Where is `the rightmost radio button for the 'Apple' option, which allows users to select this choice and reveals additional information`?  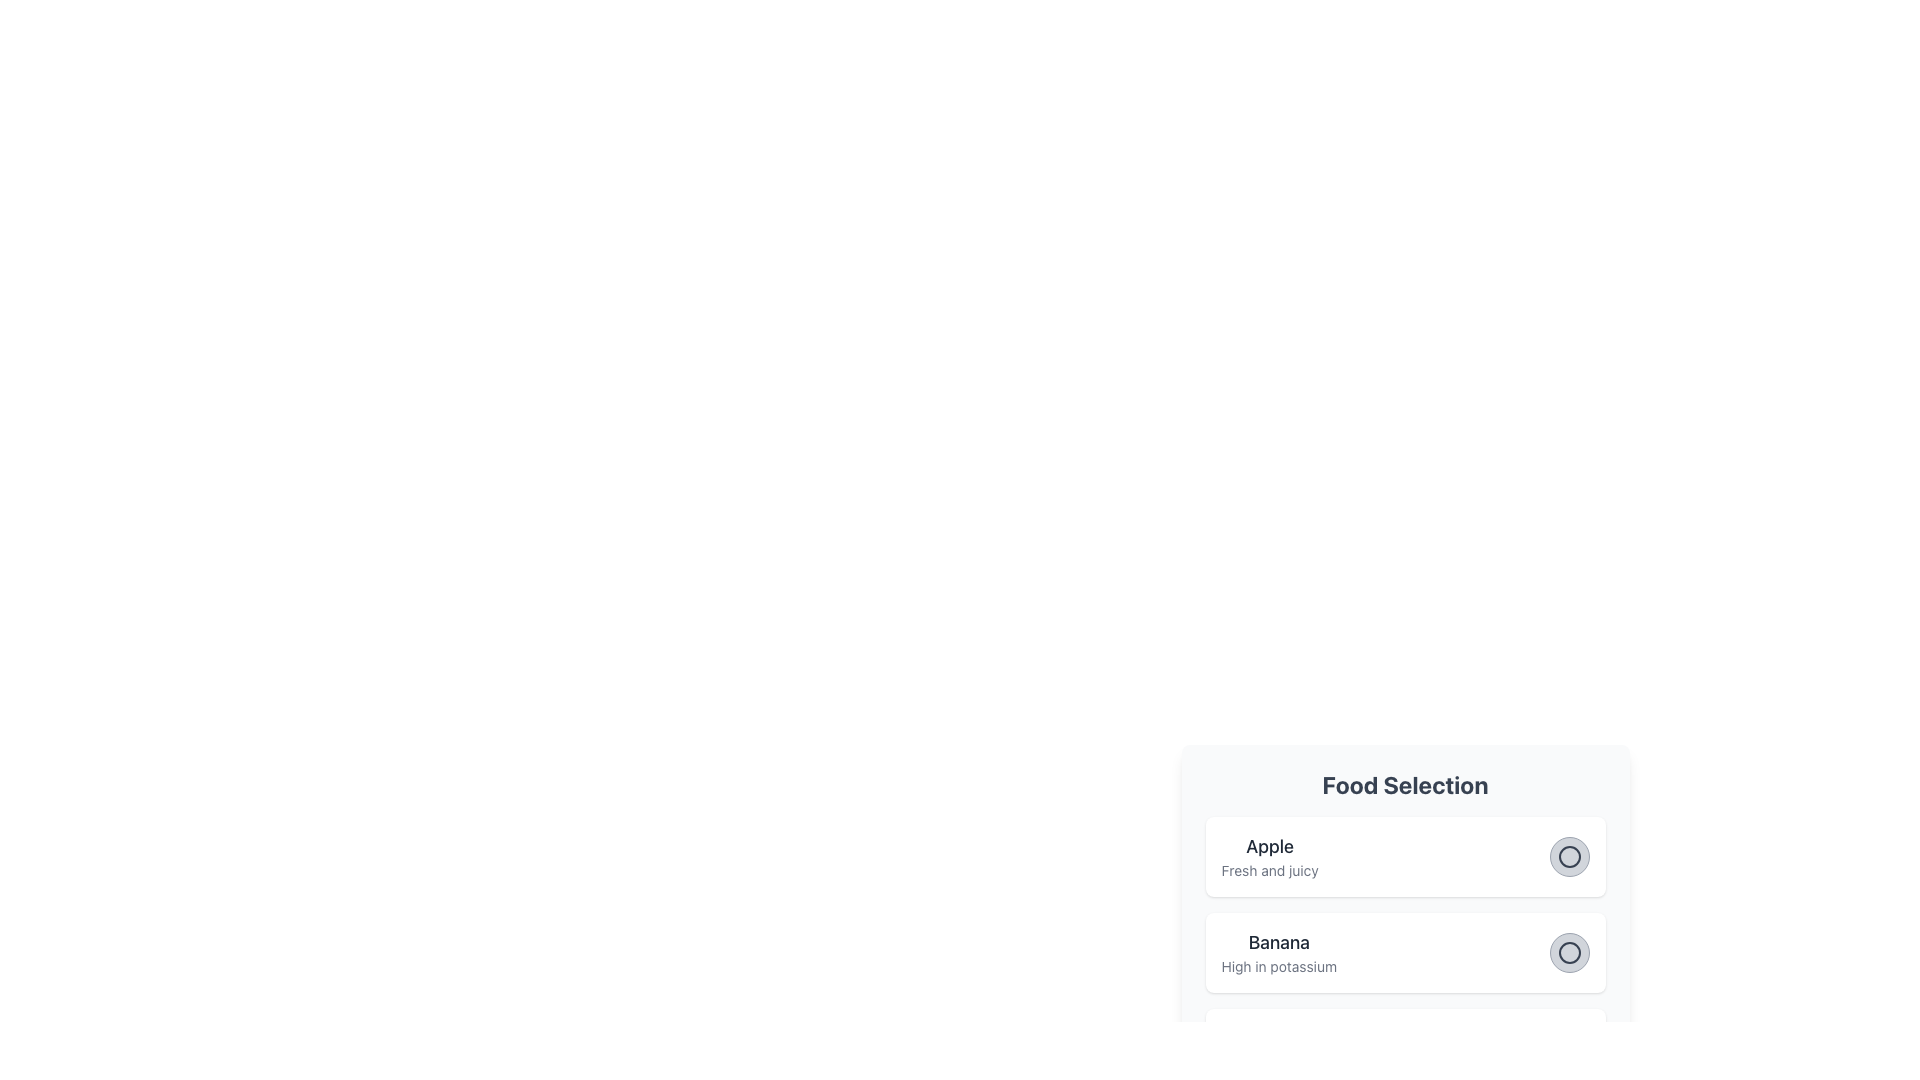
the rightmost radio button for the 'Apple' option, which allows users to select this choice and reveals additional information is located at coordinates (1568, 855).